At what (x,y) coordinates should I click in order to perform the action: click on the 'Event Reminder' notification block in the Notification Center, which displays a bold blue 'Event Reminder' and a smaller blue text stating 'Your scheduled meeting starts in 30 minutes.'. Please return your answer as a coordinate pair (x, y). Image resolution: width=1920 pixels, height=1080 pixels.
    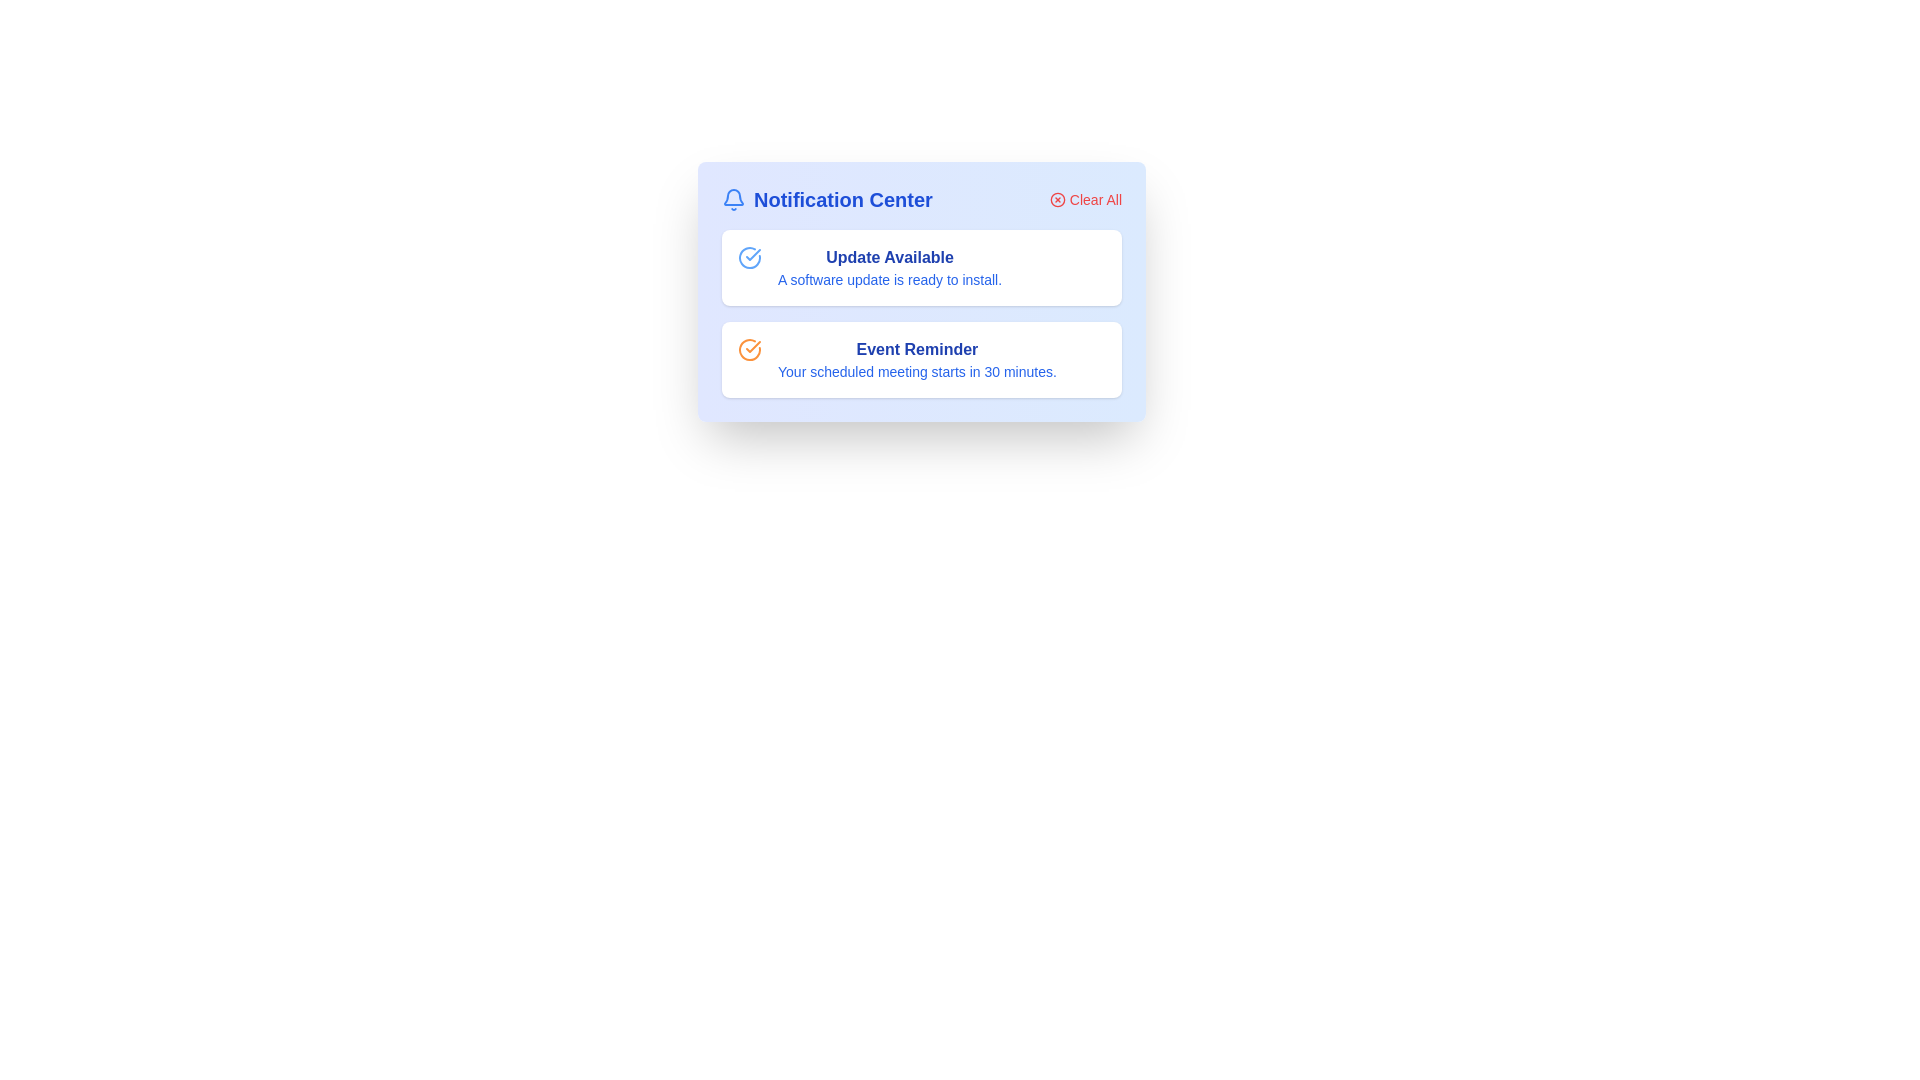
    Looking at the image, I should click on (916, 358).